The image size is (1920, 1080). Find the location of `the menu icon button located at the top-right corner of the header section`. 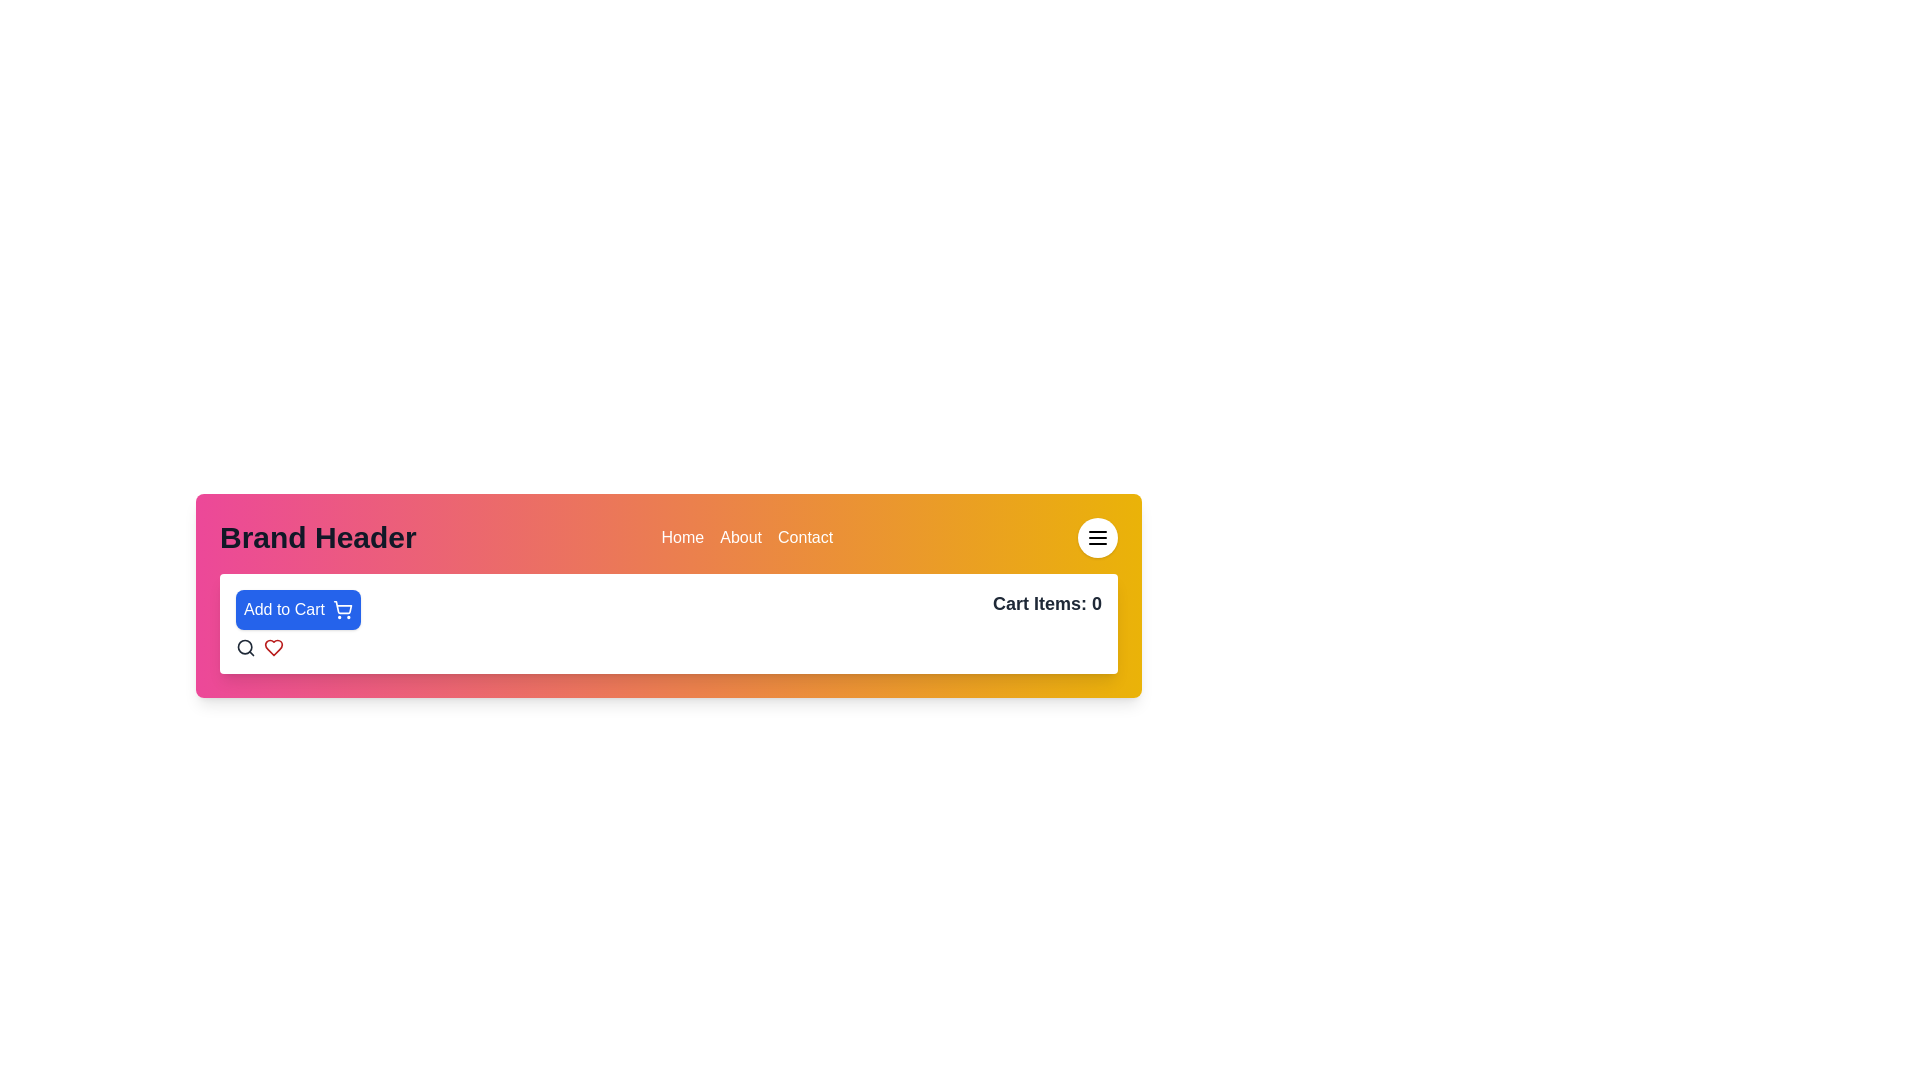

the menu icon button located at the top-right corner of the header section is located at coordinates (1097, 536).